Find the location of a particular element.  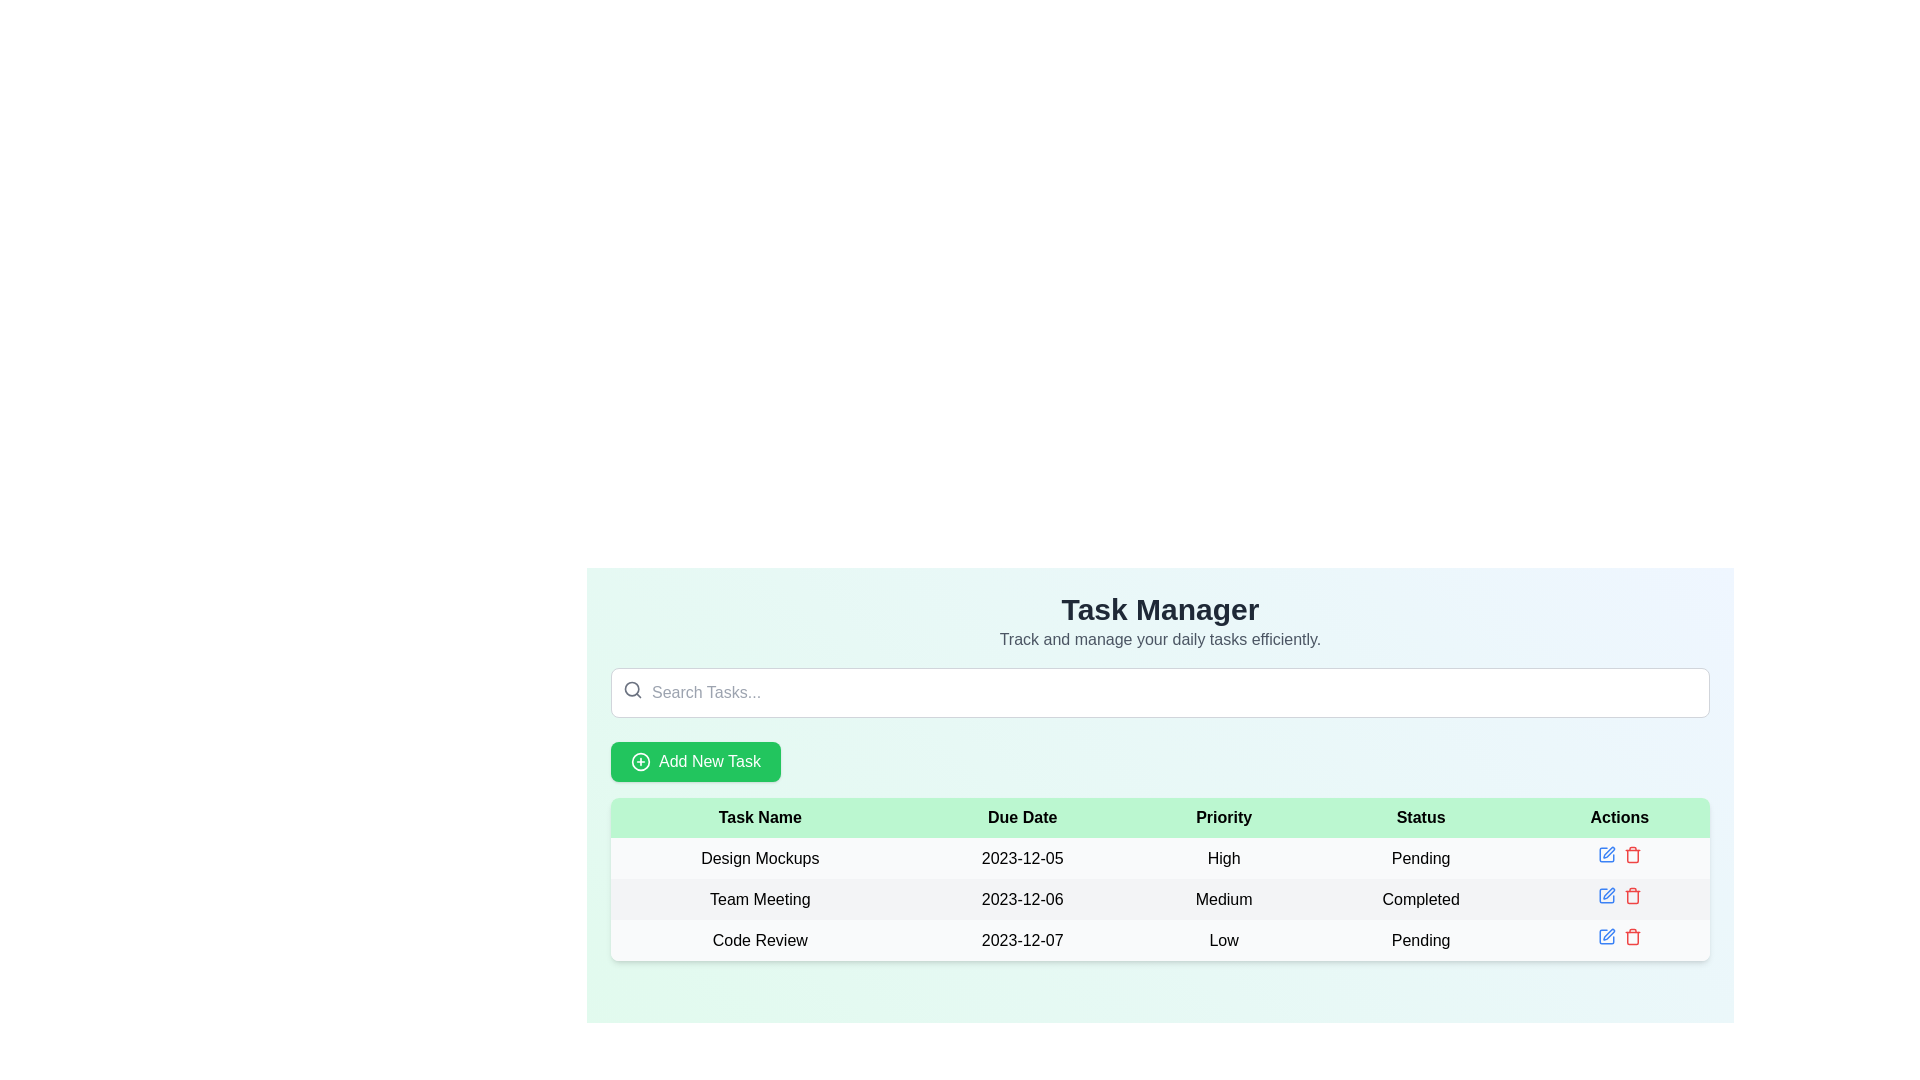

the table cell labeled 'Design Mockups' in the first row under the 'Task Name' column is located at coordinates (759, 857).